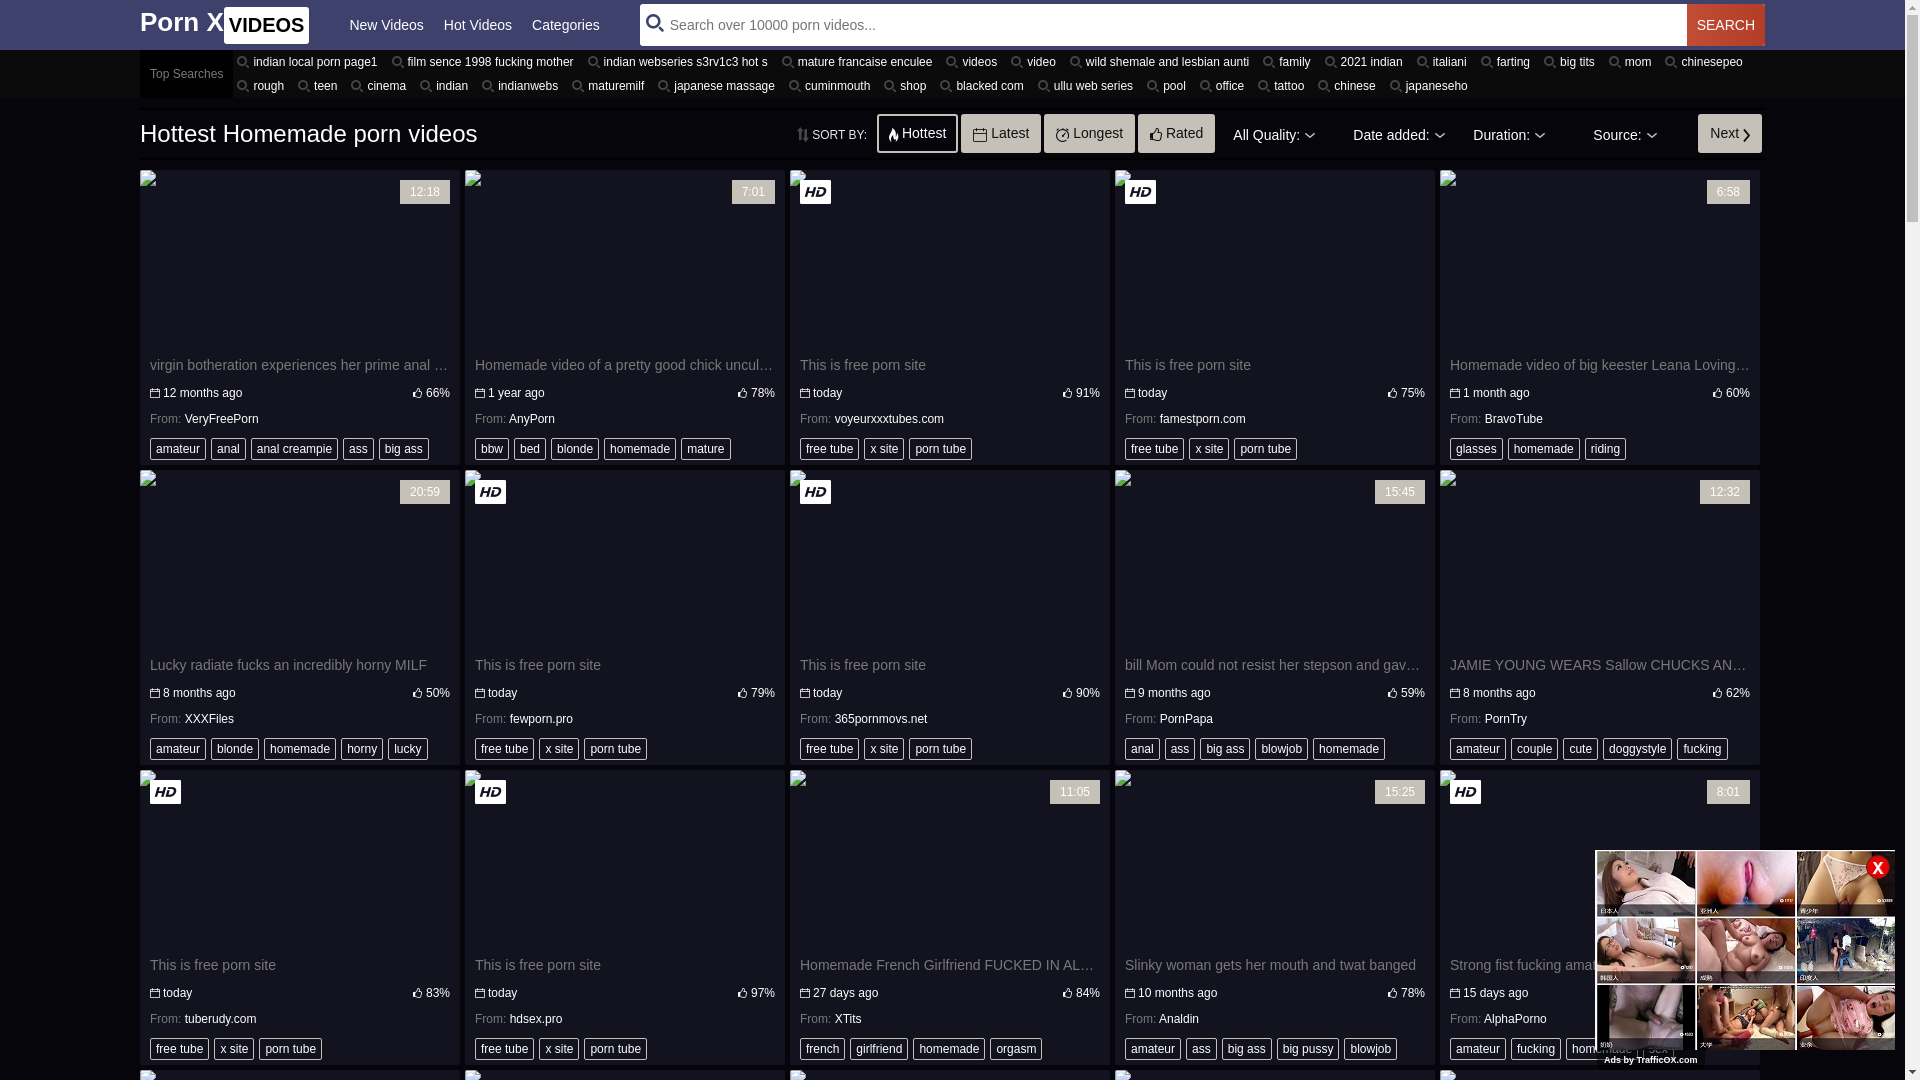  What do you see at coordinates (1176, 132) in the screenshot?
I see `'Rated'` at bounding box center [1176, 132].